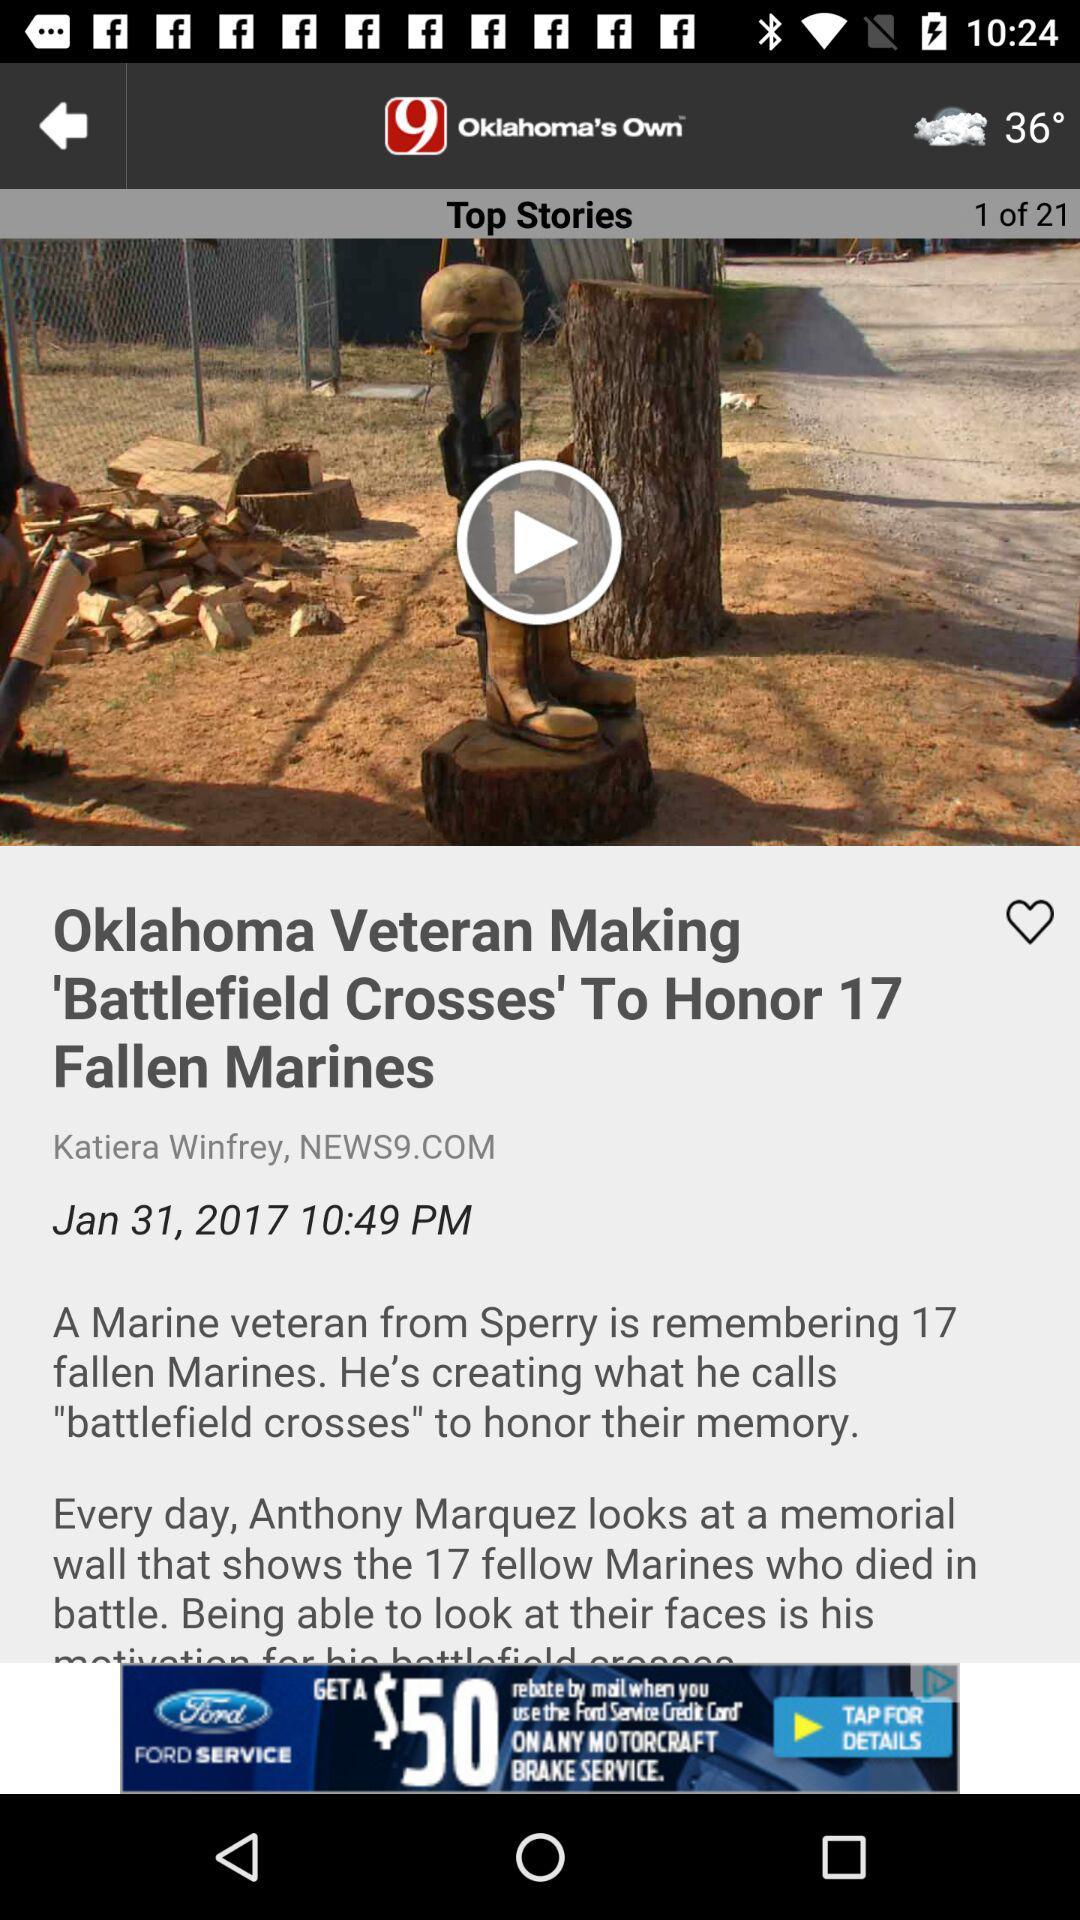  I want to click on make it favorite, so click(1017, 921).